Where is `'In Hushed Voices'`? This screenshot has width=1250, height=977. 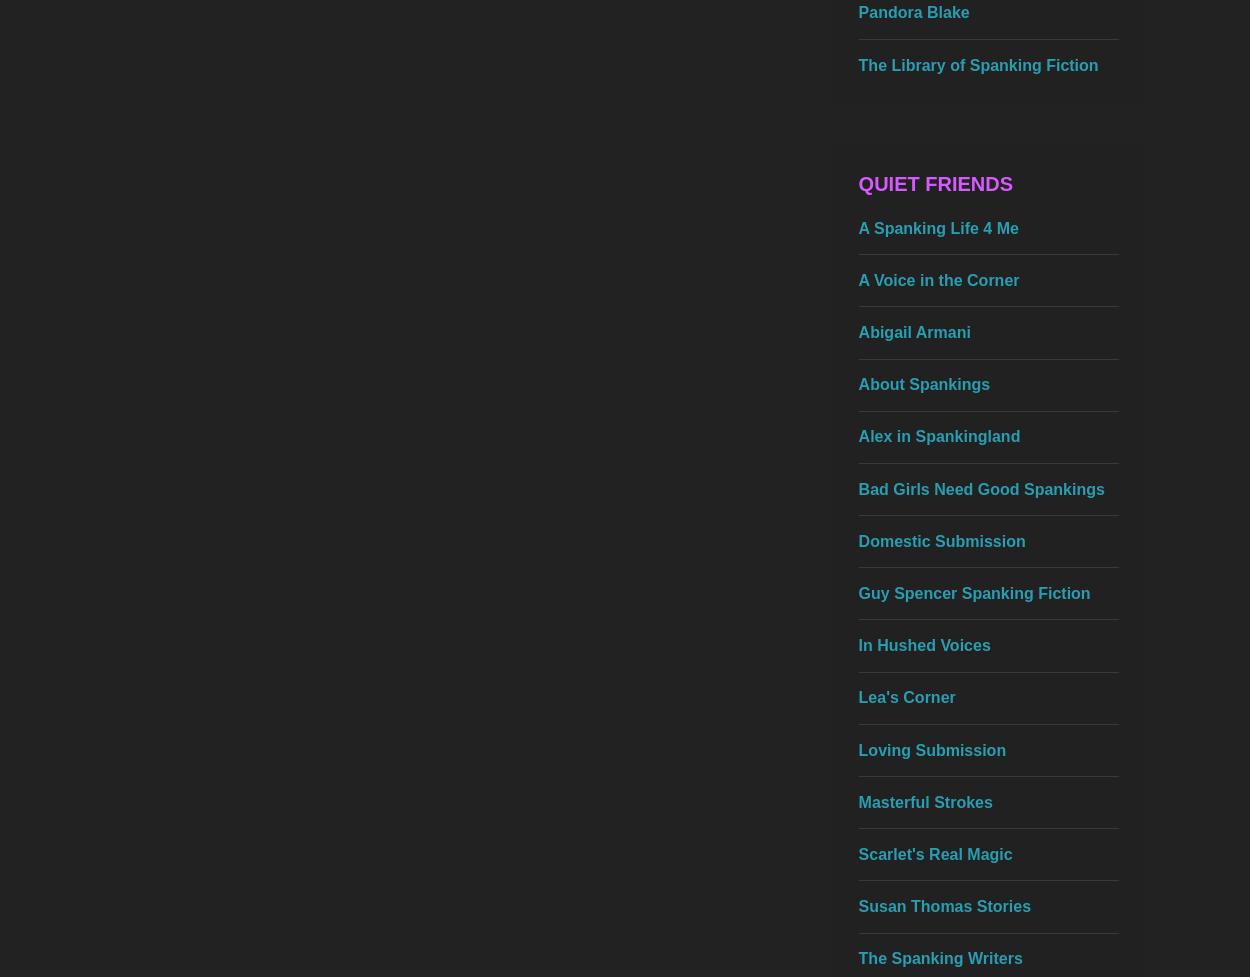
'In Hushed Voices' is located at coordinates (924, 644).